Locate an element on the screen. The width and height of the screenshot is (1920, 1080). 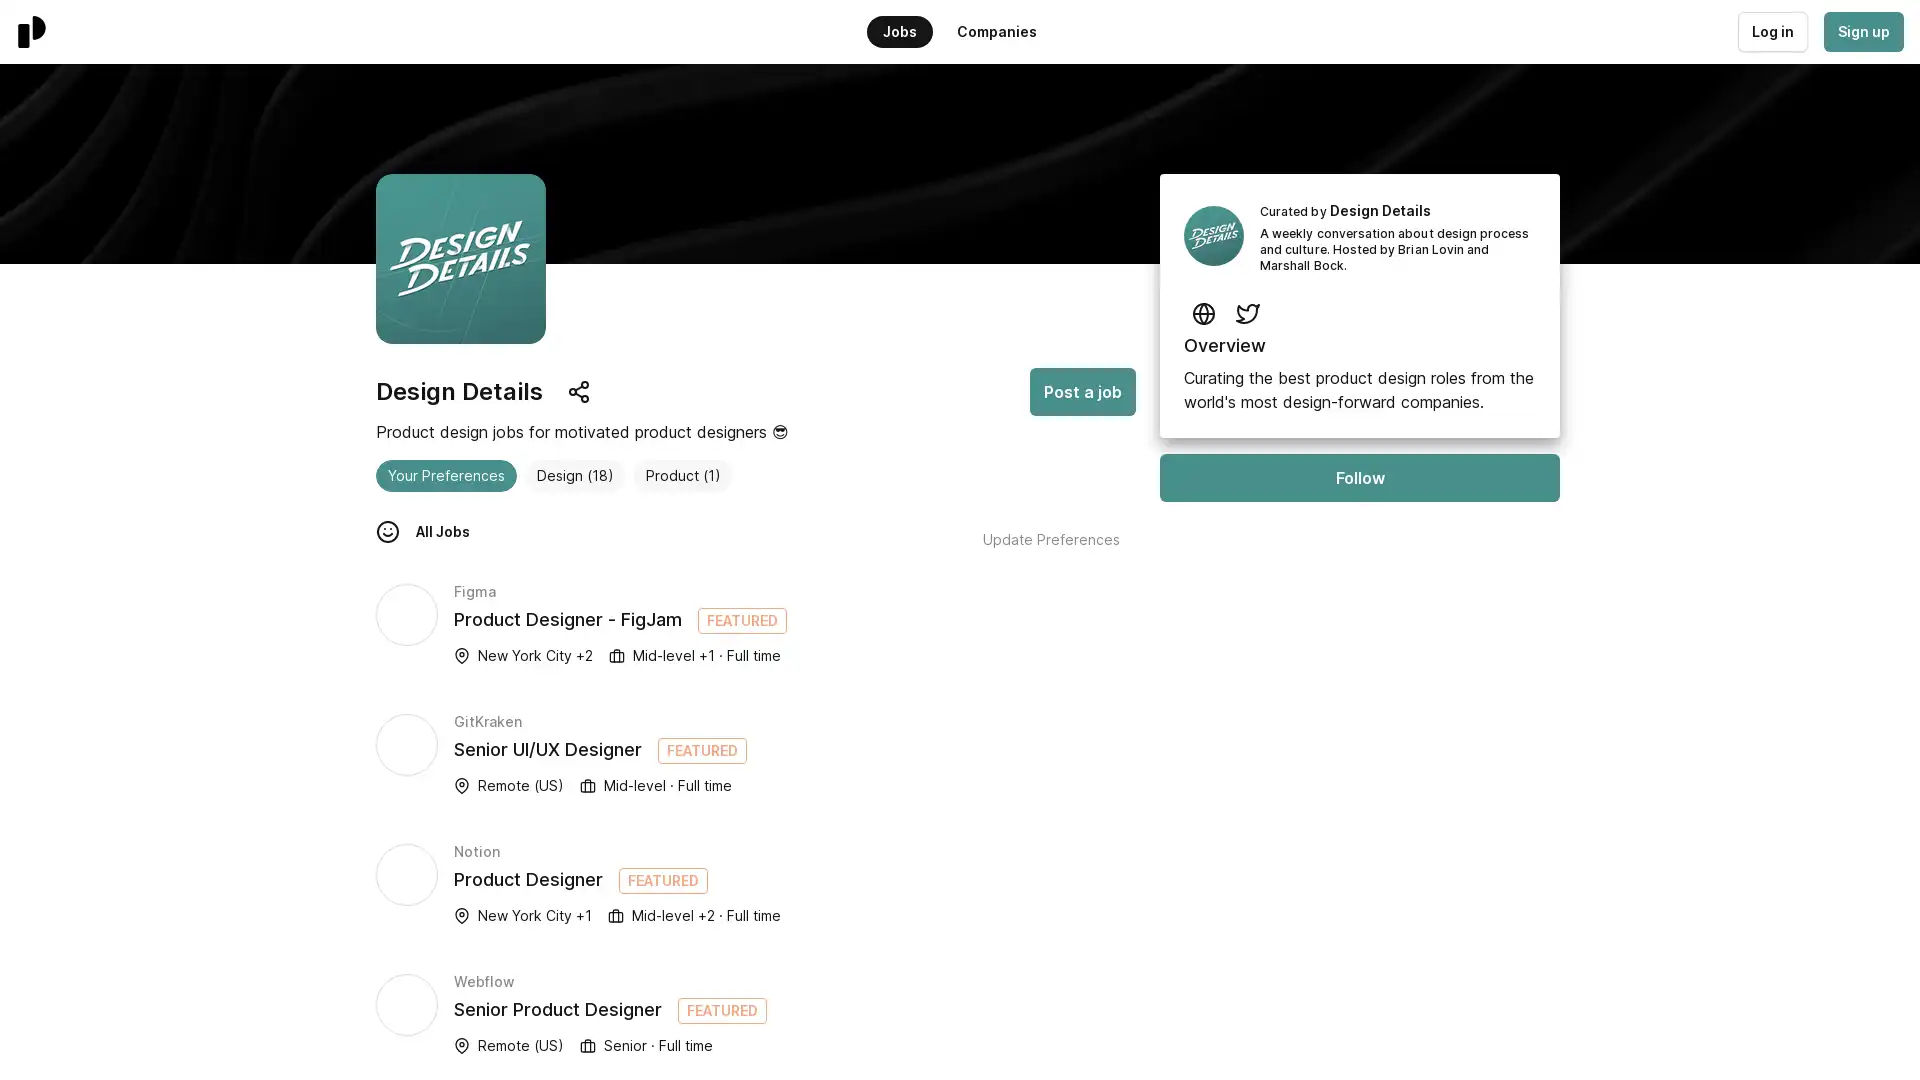
Post a job is located at coordinates (1082, 392).